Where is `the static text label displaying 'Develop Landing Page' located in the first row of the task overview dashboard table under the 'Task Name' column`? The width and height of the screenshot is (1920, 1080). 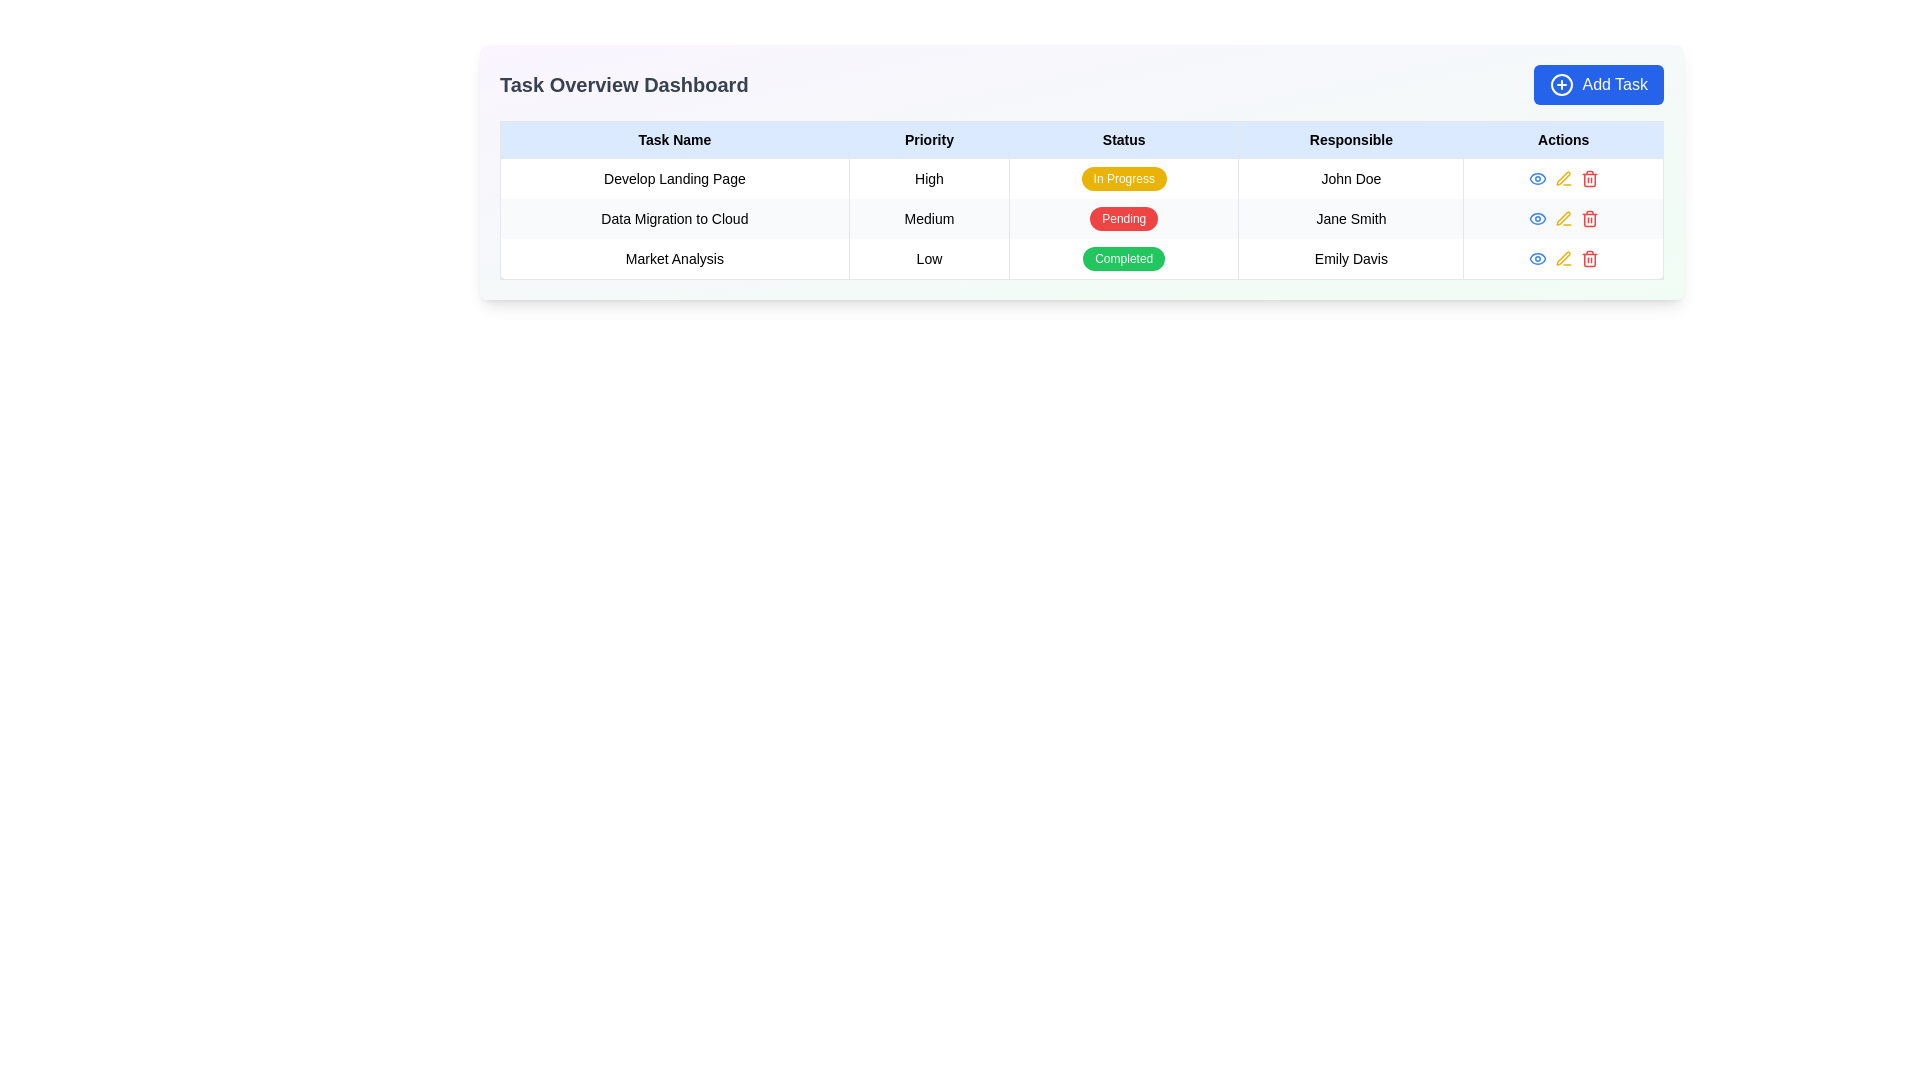
the static text label displaying 'Develop Landing Page' located in the first row of the task overview dashboard table under the 'Task Name' column is located at coordinates (674, 177).